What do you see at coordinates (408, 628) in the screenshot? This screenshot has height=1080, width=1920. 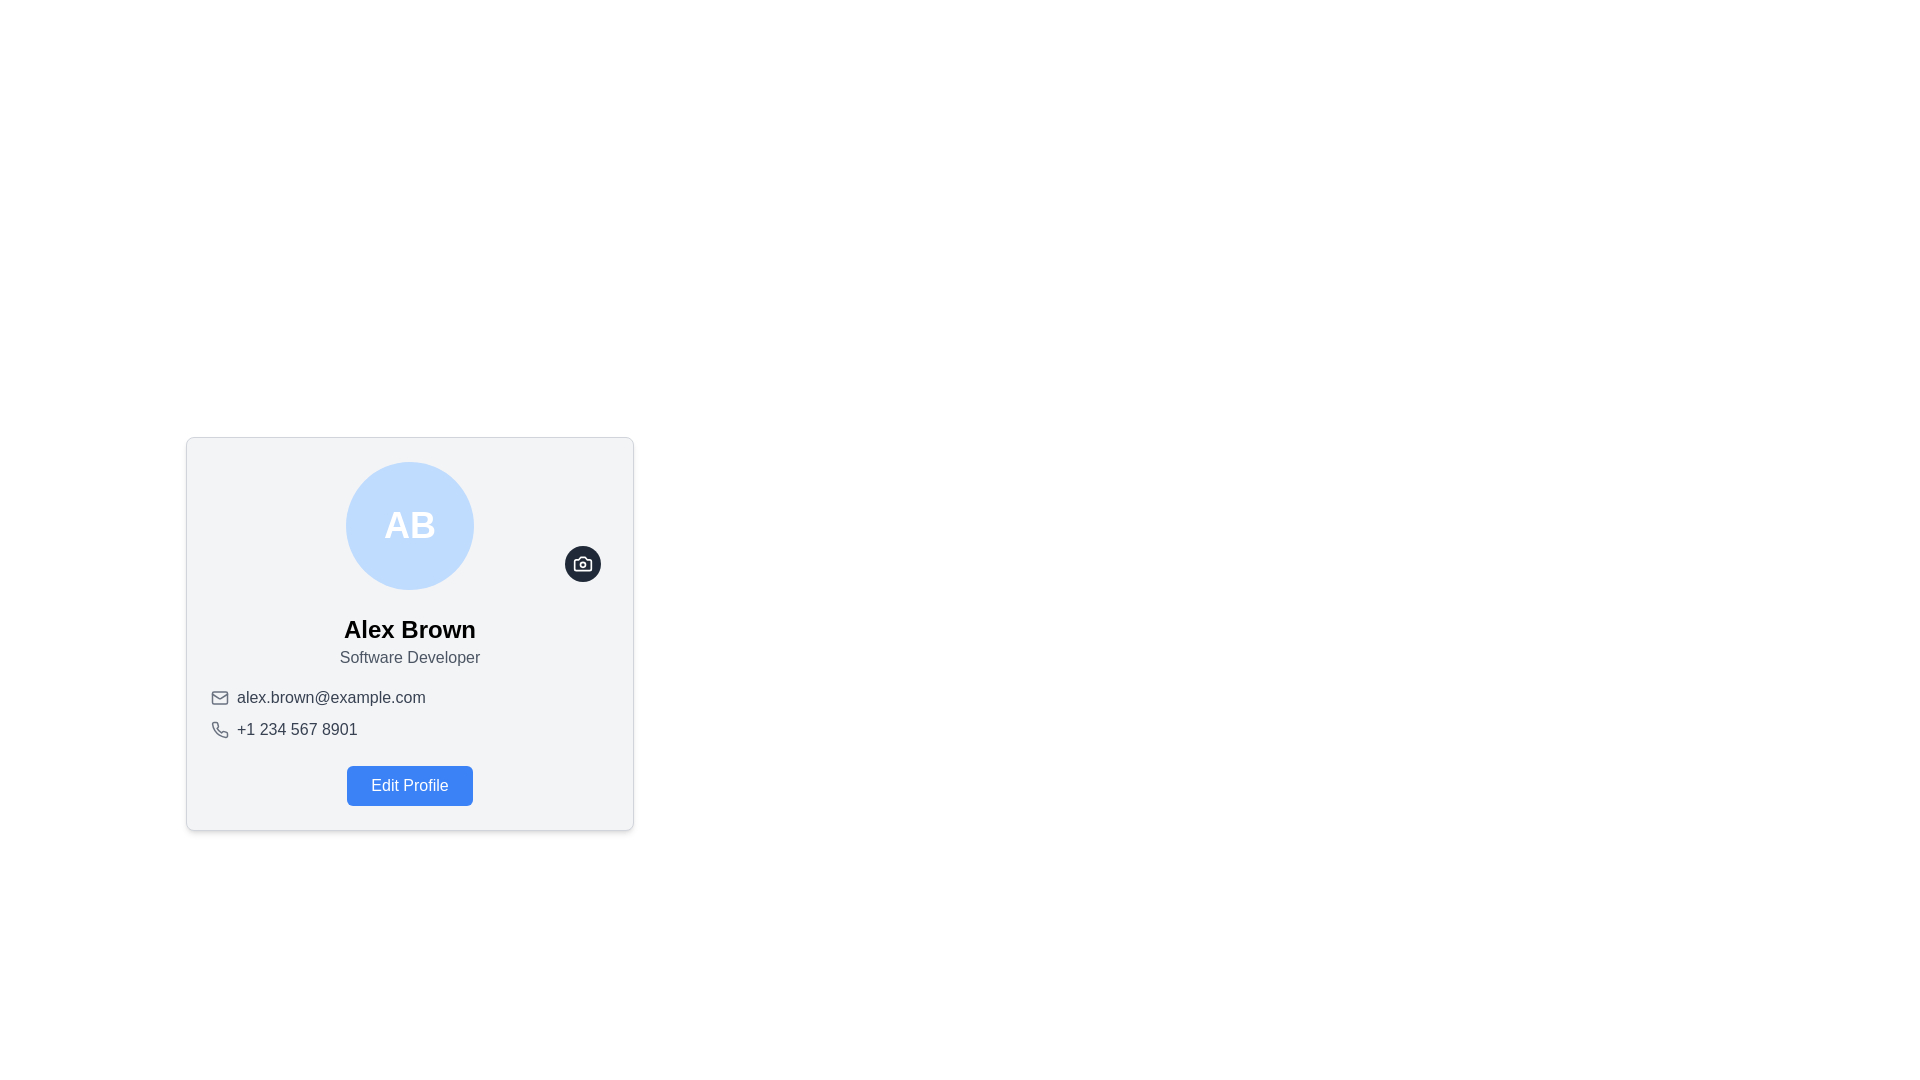 I see `the text 'Alex Brown' for copy actions from the bold text label displayed in a large font size within a light gray card-like section` at bounding box center [408, 628].